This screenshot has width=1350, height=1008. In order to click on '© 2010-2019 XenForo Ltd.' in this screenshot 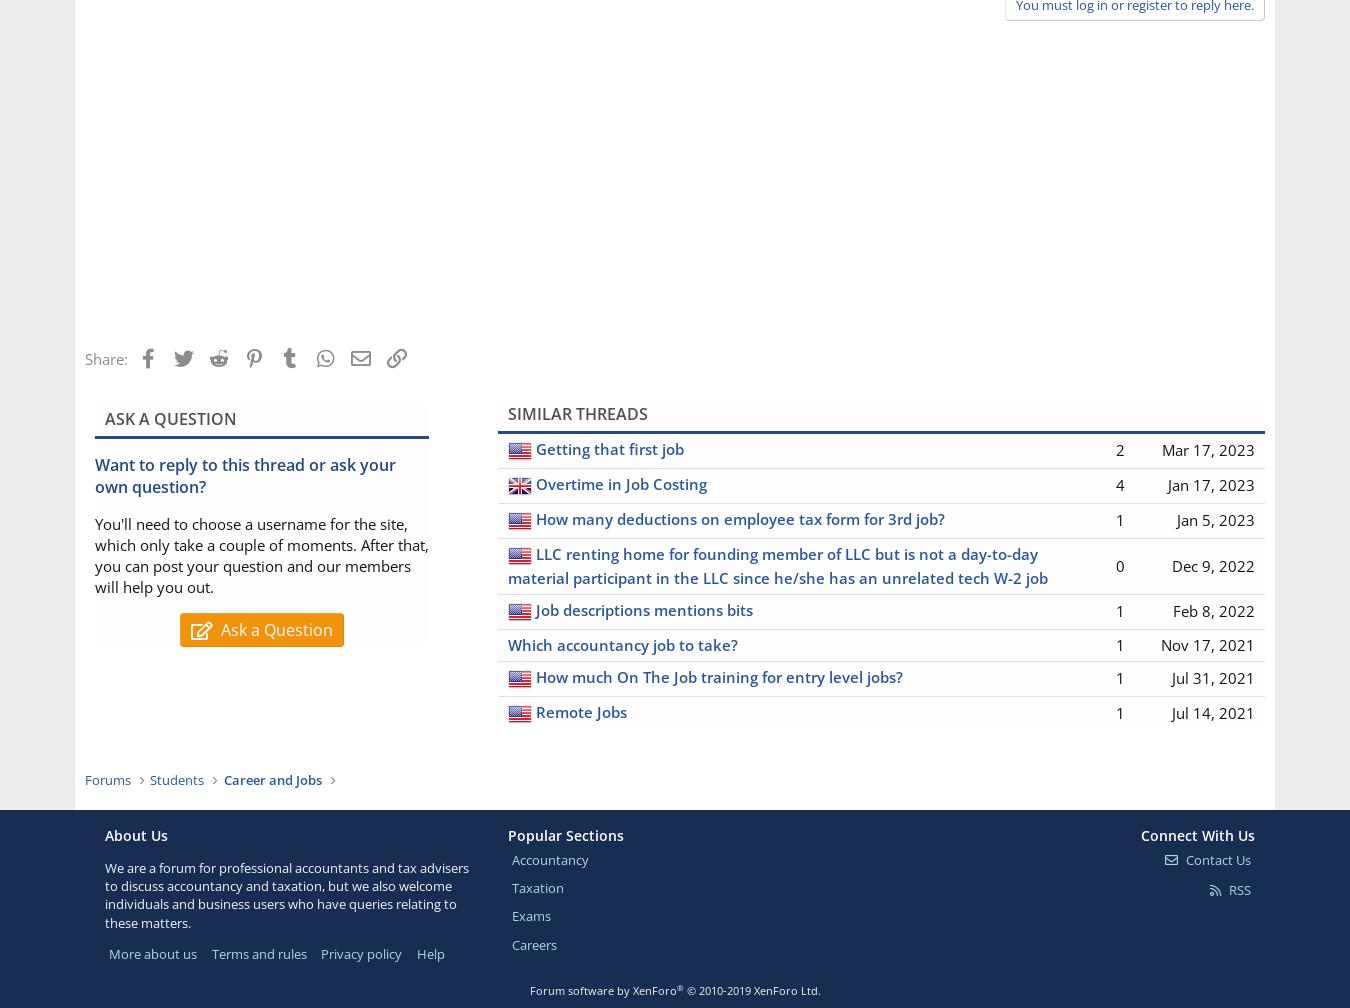, I will do `click(684, 989)`.